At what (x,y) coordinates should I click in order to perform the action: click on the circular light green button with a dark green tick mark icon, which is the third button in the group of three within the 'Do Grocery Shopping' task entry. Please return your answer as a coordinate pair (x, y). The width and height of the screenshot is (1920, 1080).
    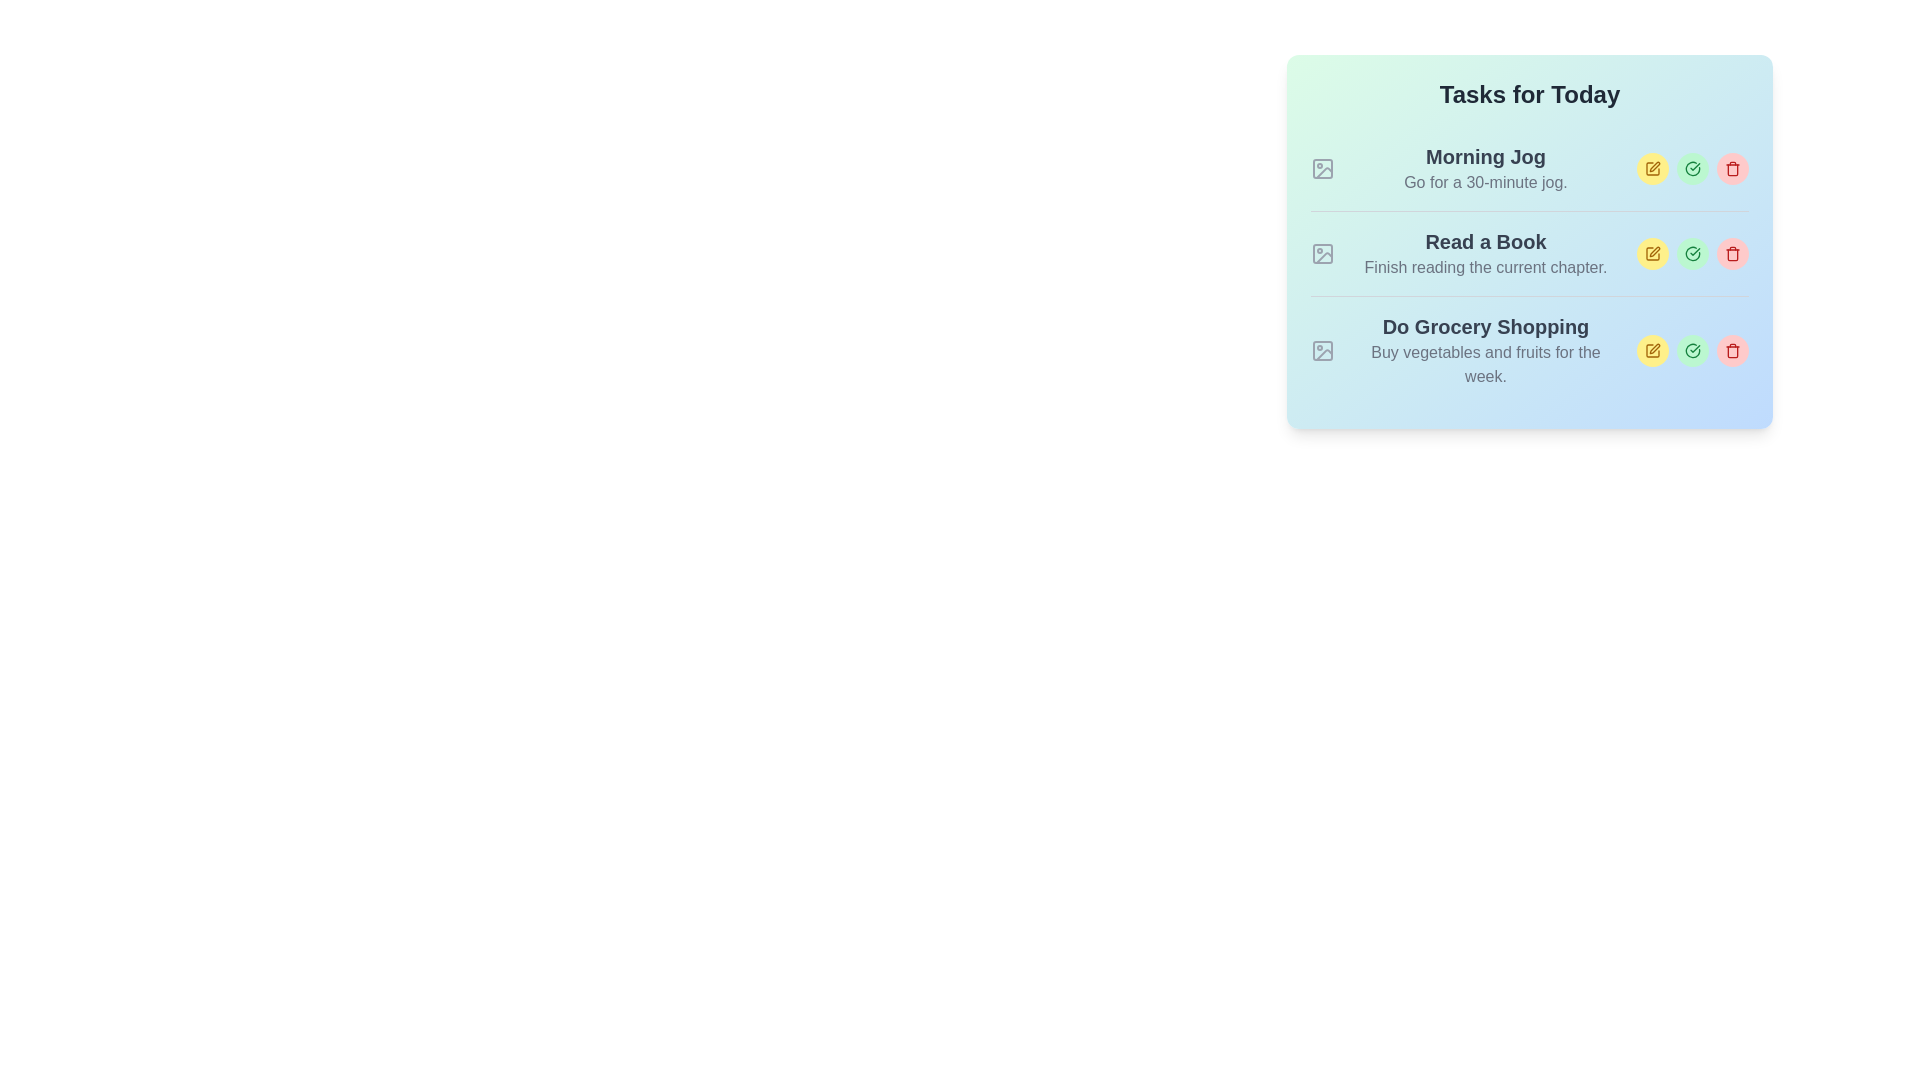
    Looking at the image, I should click on (1692, 350).